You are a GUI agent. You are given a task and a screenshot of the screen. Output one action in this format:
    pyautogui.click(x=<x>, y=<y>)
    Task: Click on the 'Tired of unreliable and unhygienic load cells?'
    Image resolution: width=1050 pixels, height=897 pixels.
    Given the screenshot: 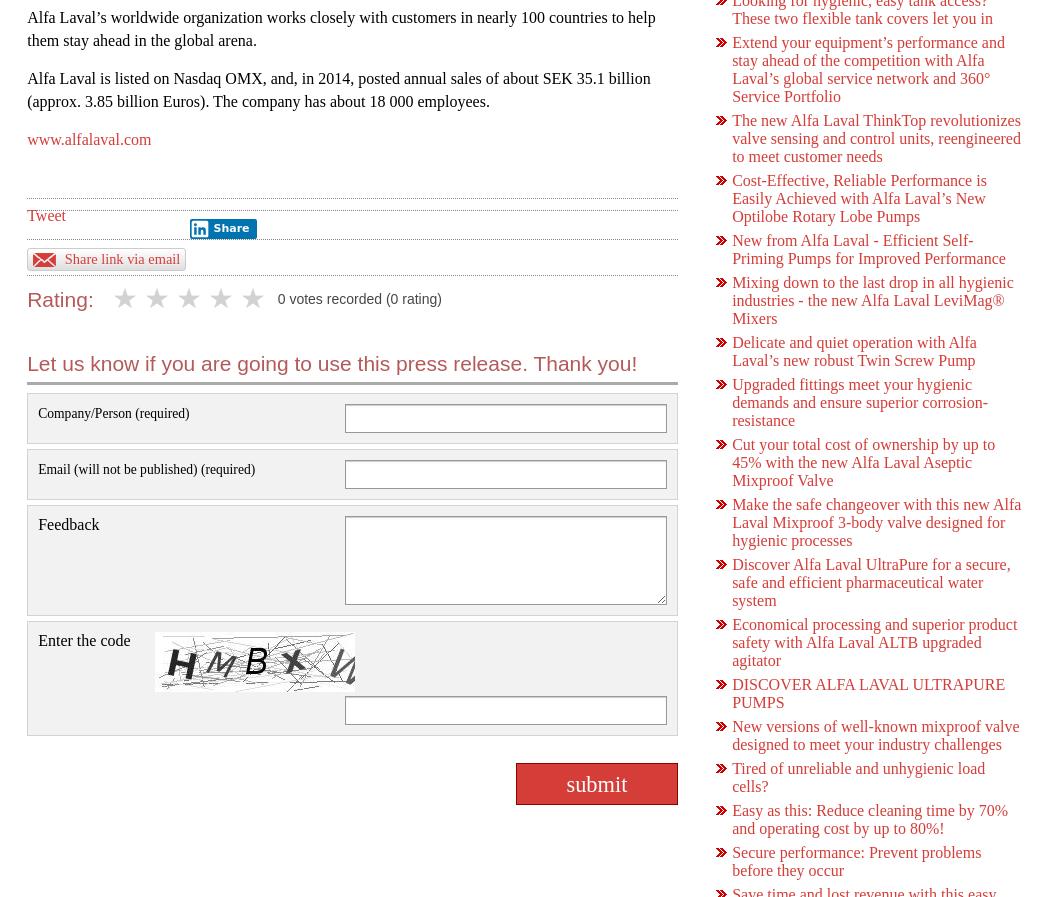 What is the action you would take?
    pyautogui.click(x=858, y=777)
    